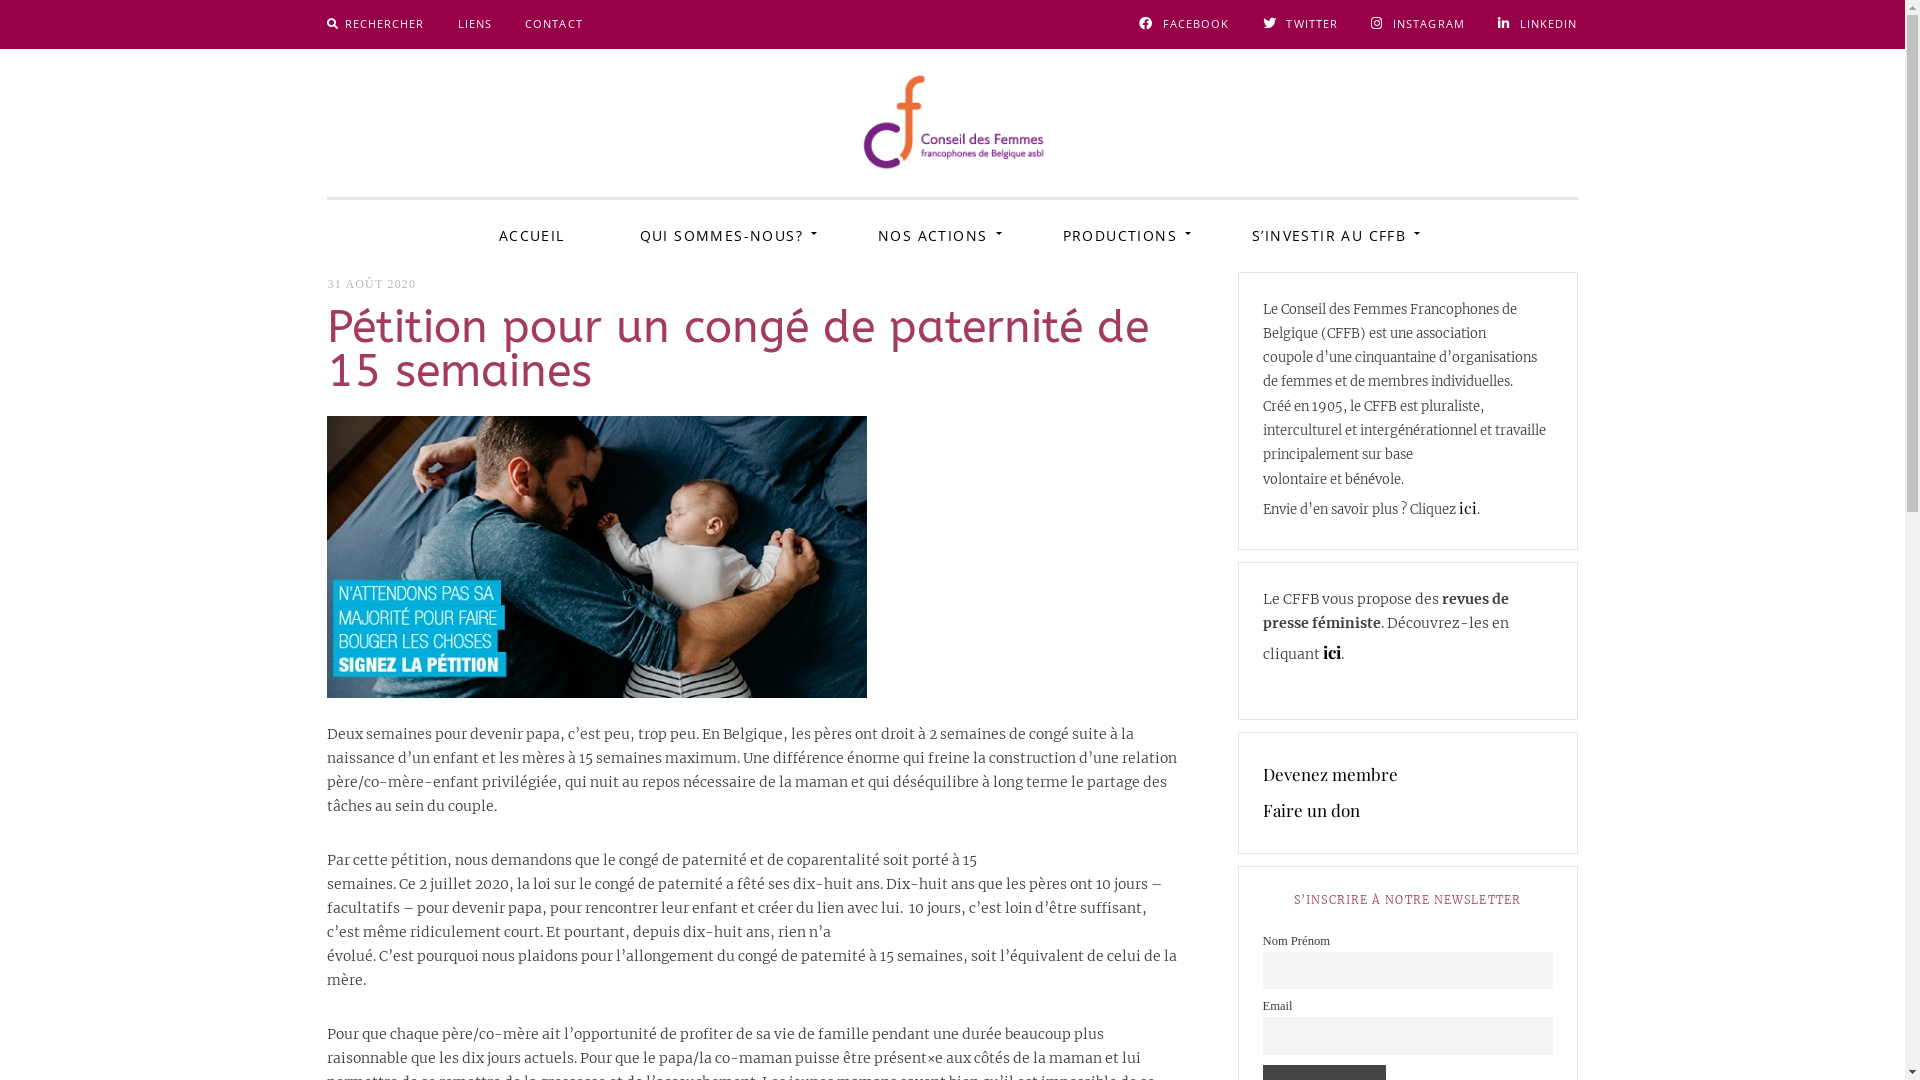 The height and width of the screenshot is (1080, 1920). Describe the element at coordinates (1536, 24) in the screenshot. I see `'LINKEDIN'` at that location.